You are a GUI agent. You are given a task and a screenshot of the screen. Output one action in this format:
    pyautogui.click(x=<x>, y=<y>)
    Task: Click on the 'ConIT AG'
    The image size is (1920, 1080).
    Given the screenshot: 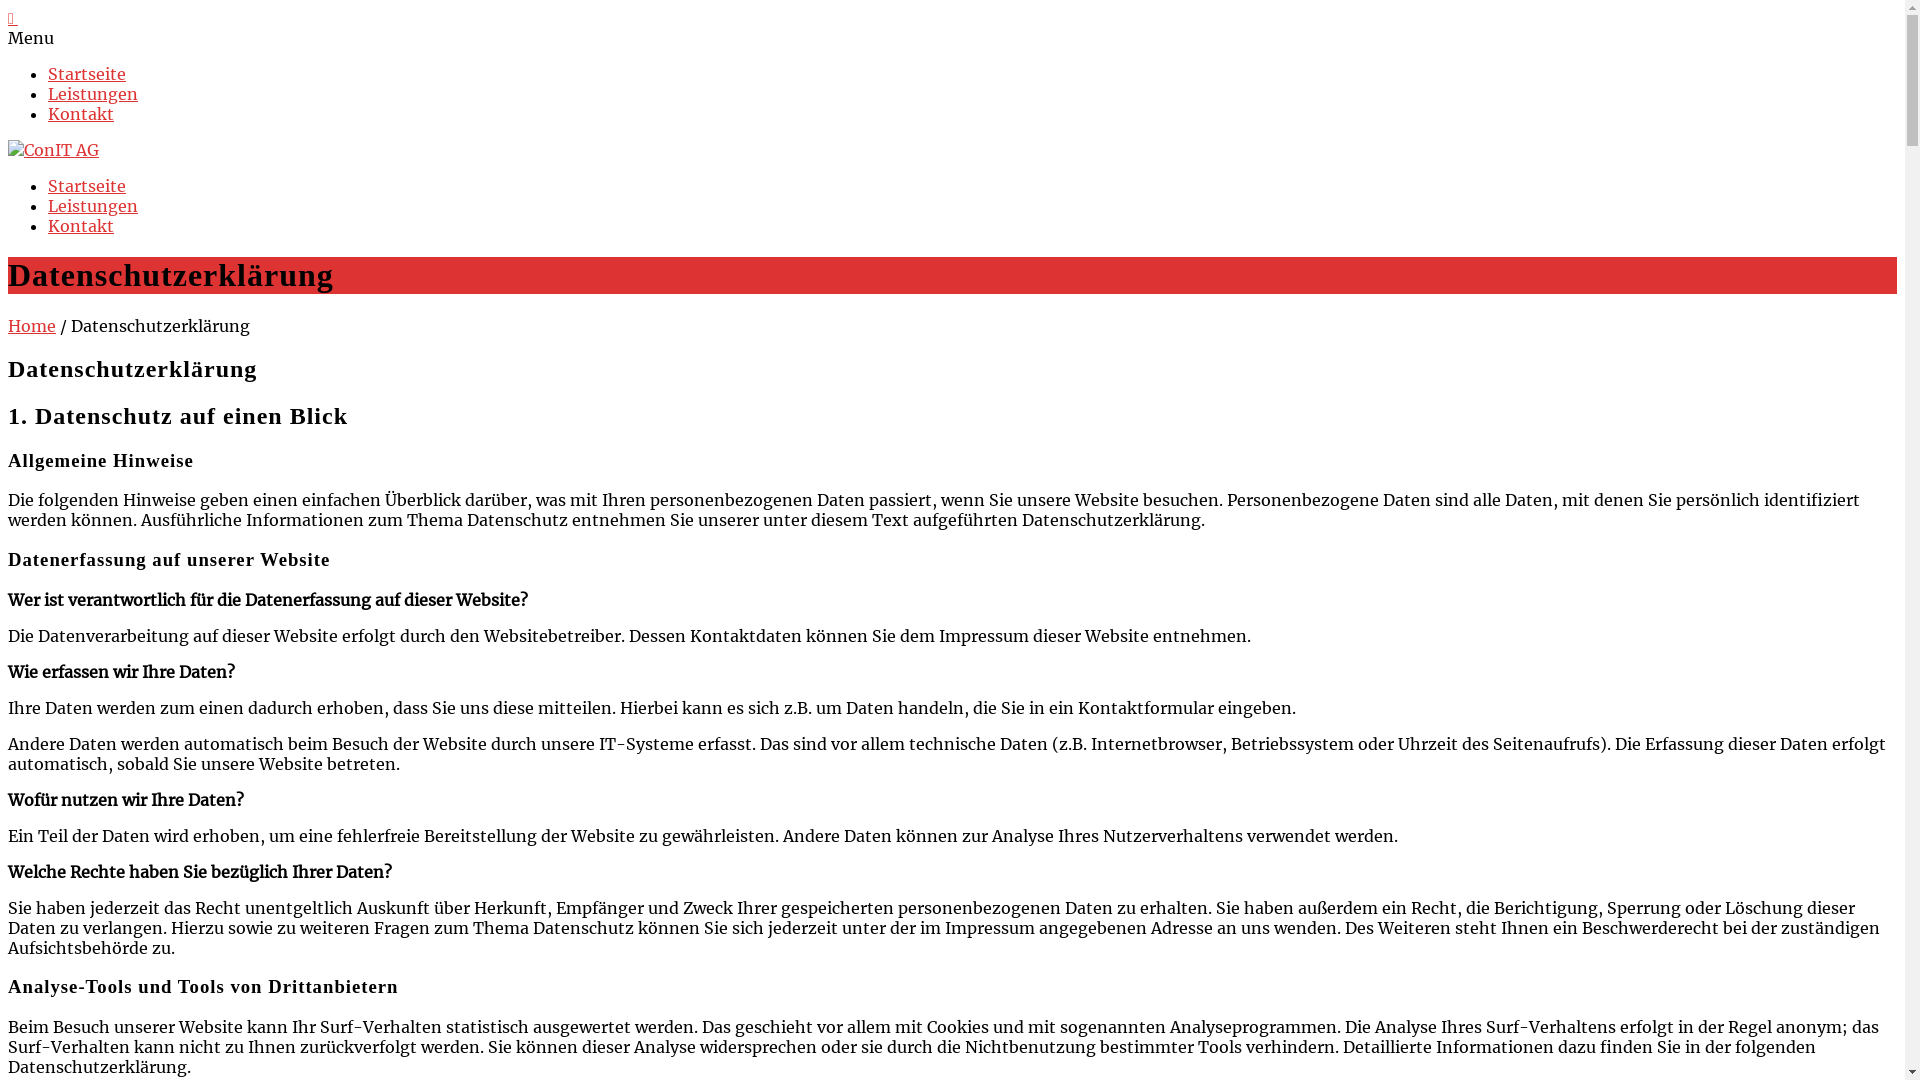 What is the action you would take?
    pyautogui.click(x=8, y=149)
    